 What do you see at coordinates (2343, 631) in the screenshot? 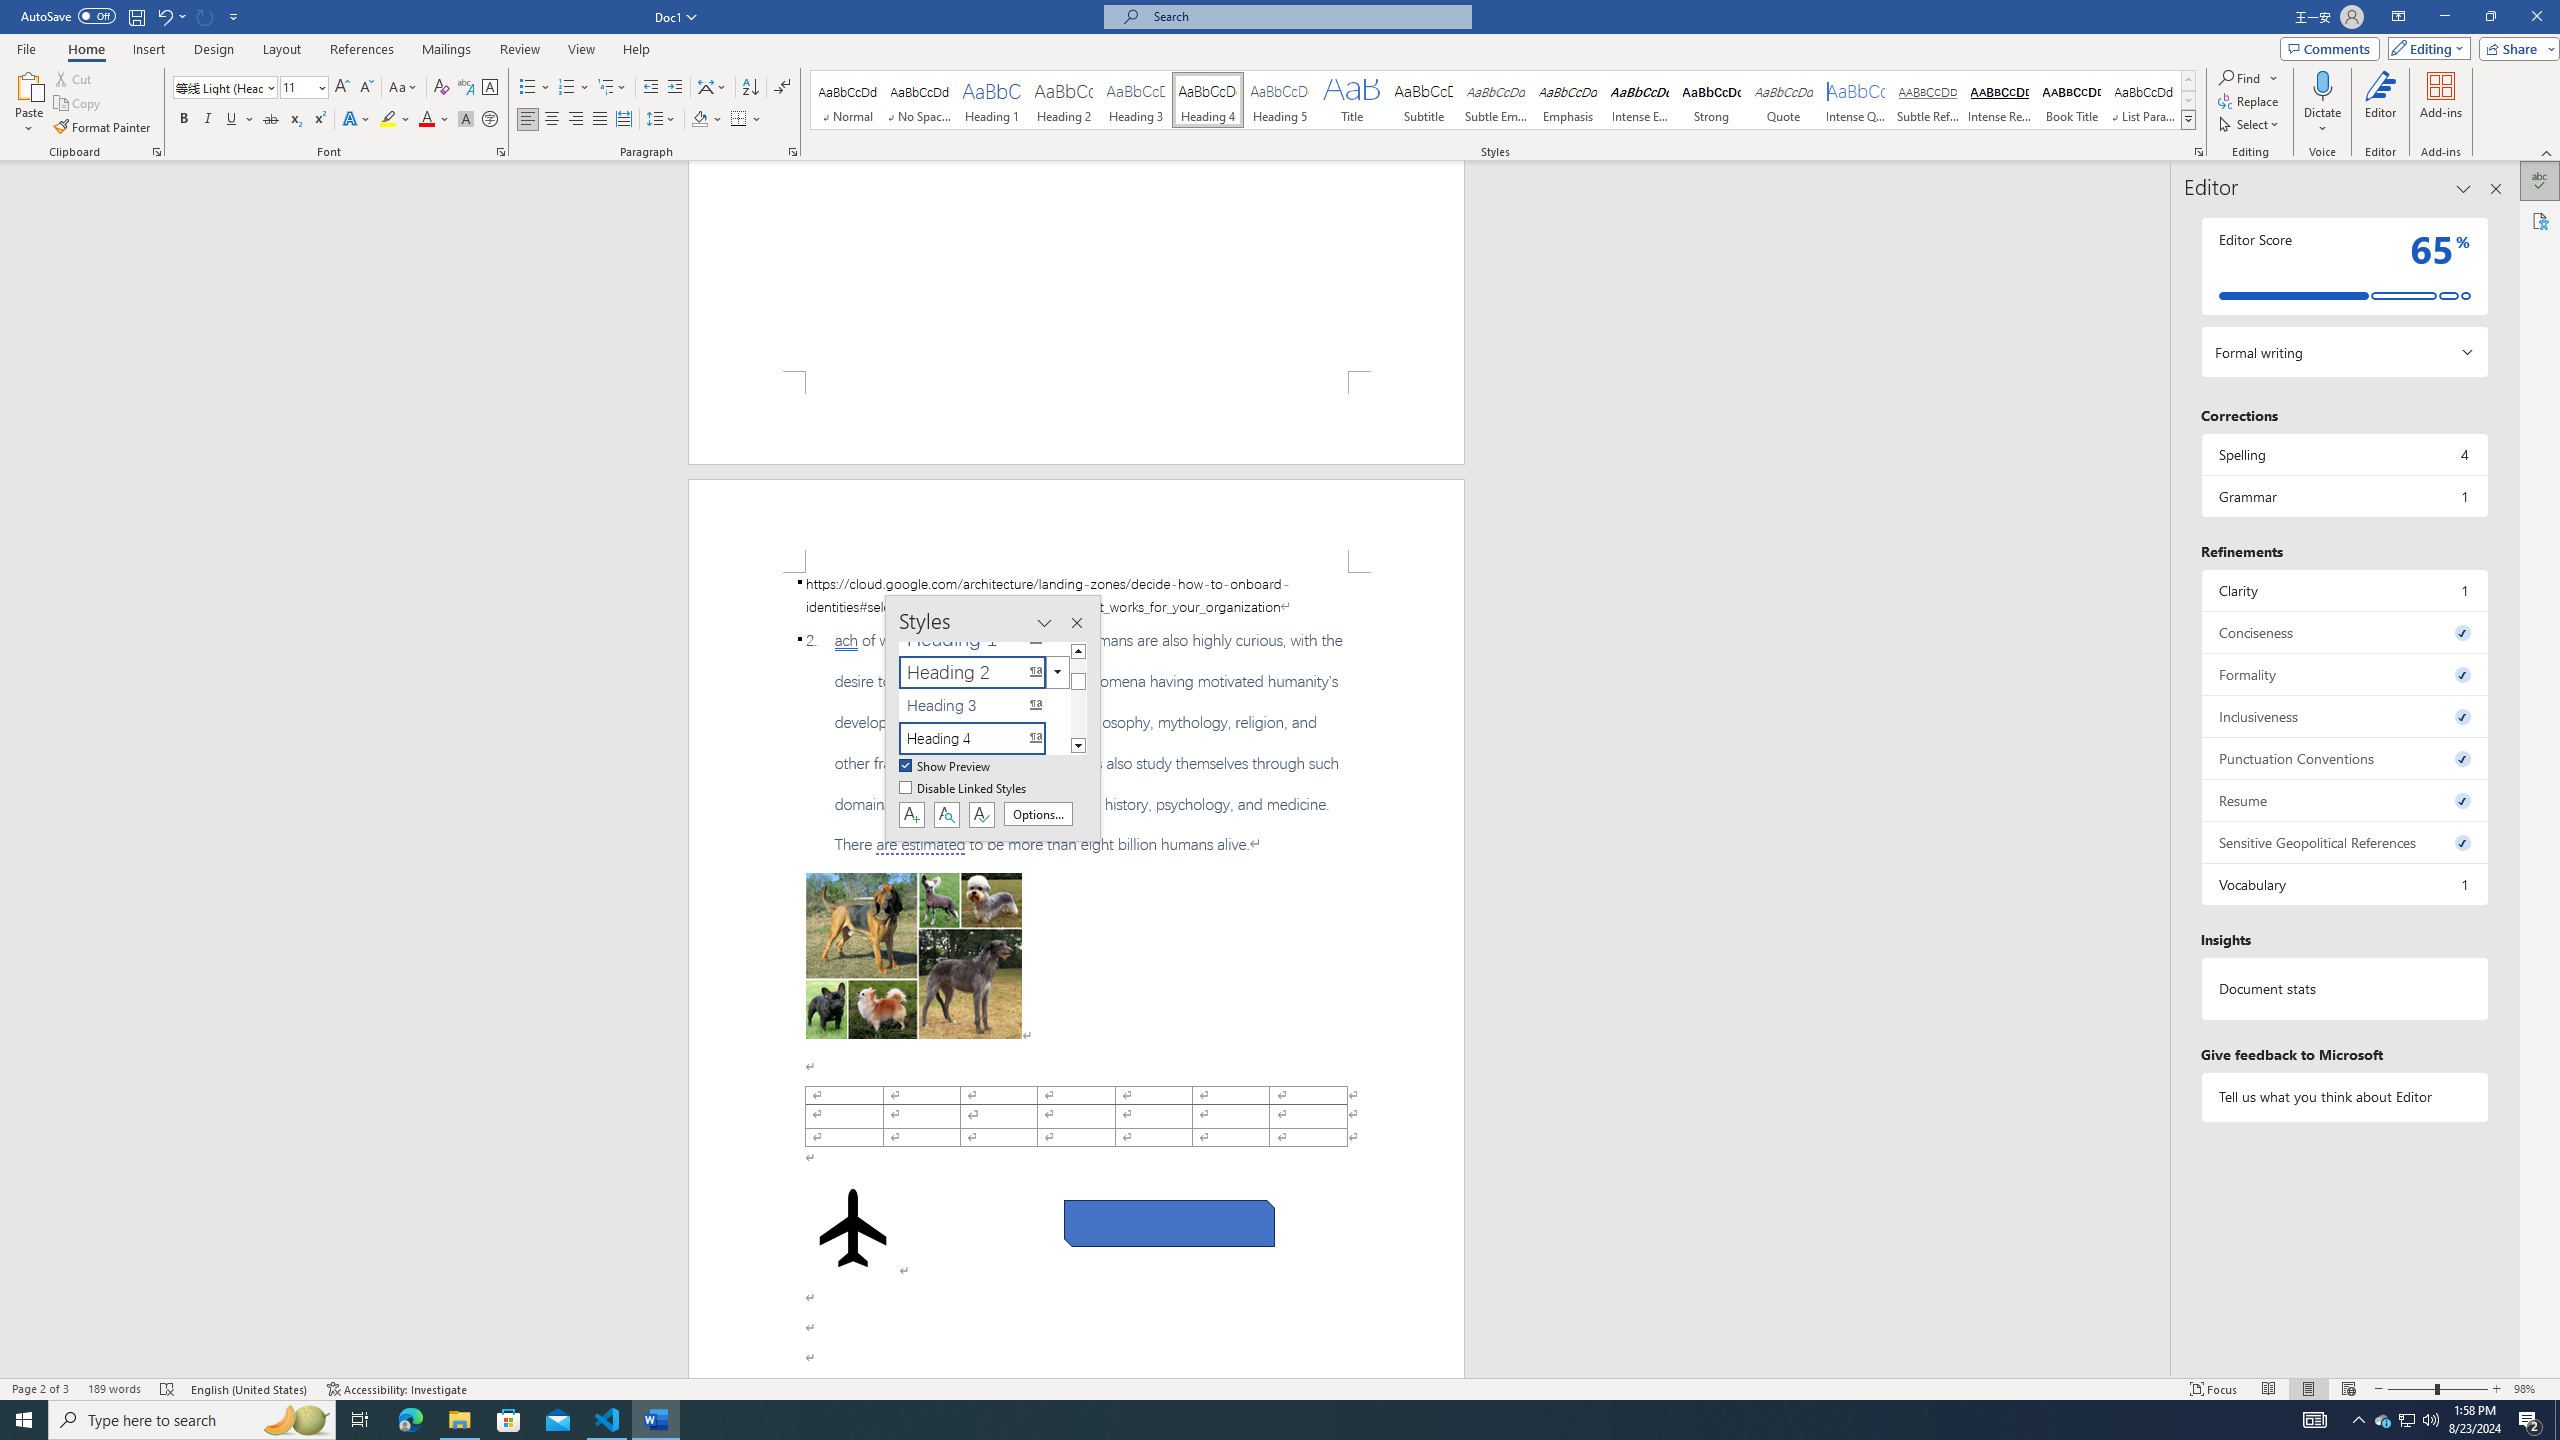
I see `'Conciseness, 0 issues. Press space or enter to review items.'` at bounding box center [2343, 631].